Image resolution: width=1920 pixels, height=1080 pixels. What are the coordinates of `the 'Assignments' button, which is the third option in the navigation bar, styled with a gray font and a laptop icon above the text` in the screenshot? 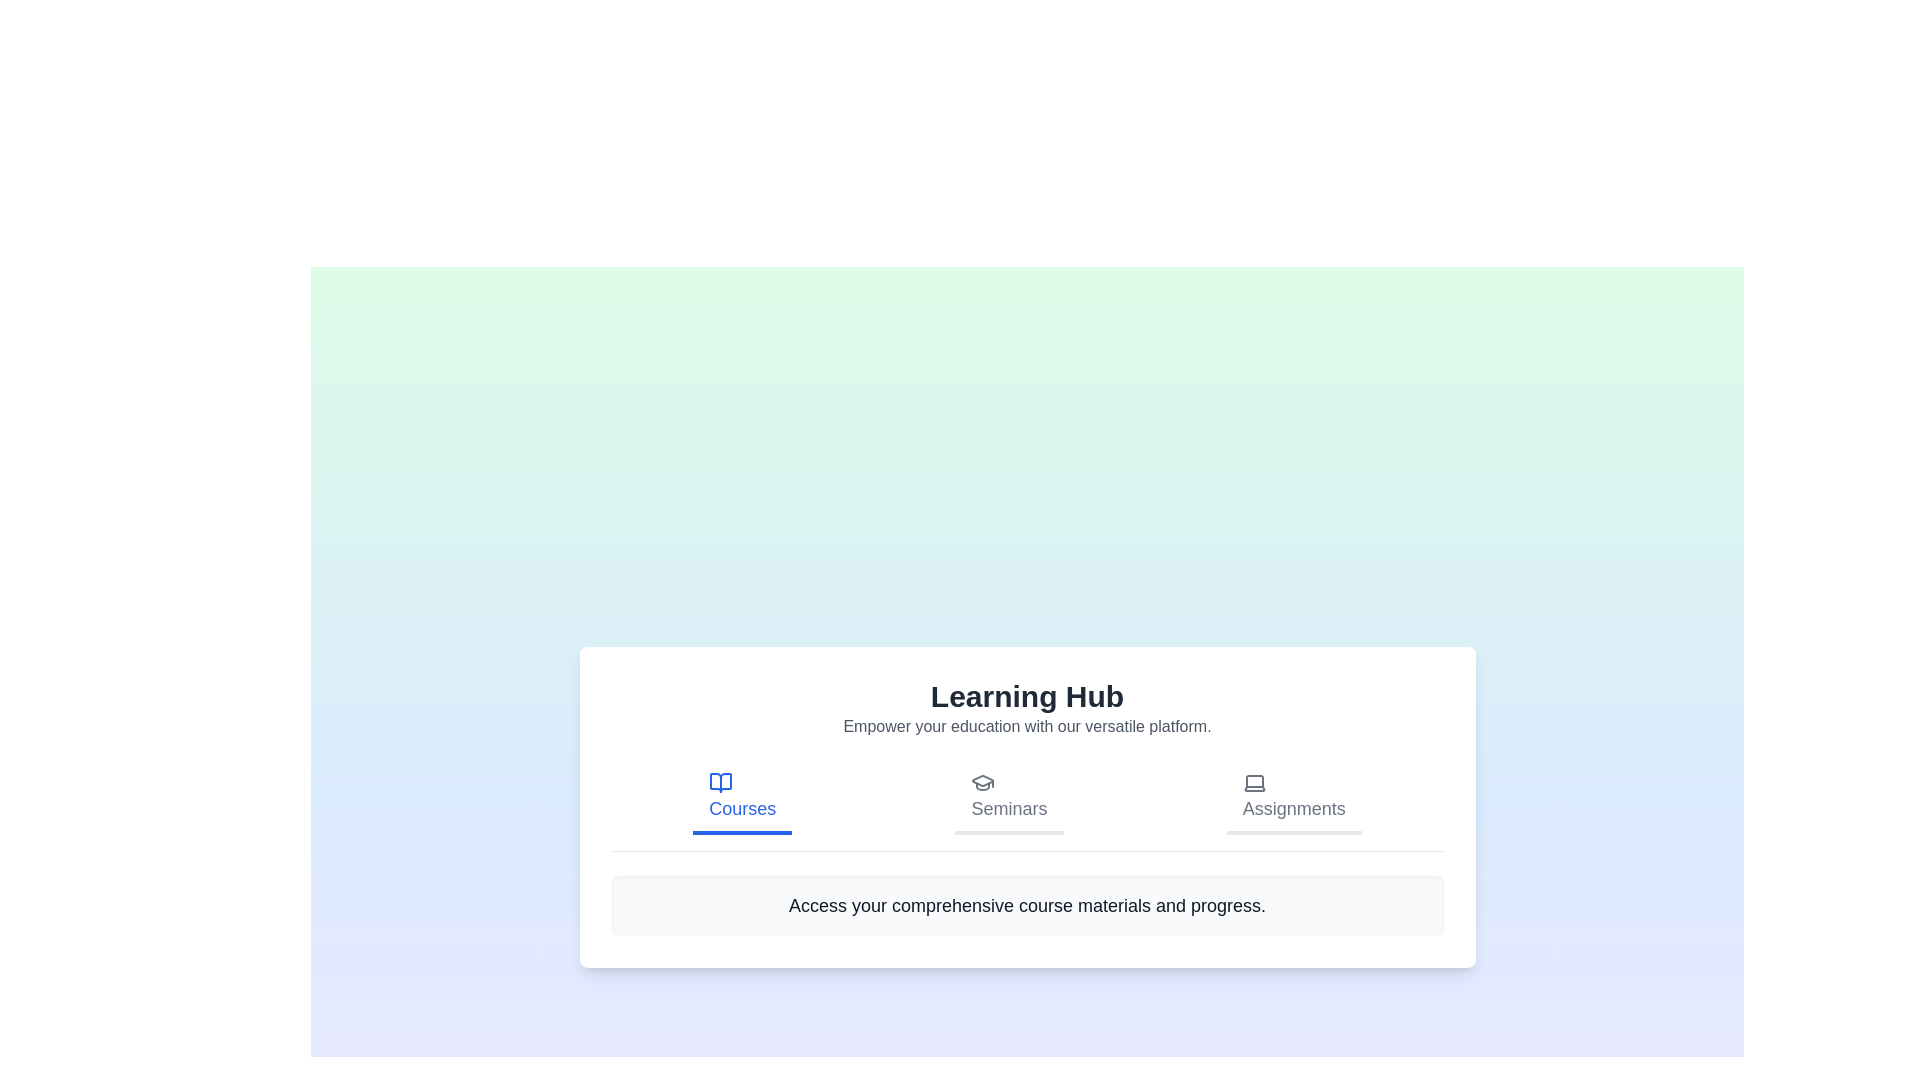 It's located at (1294, 797).